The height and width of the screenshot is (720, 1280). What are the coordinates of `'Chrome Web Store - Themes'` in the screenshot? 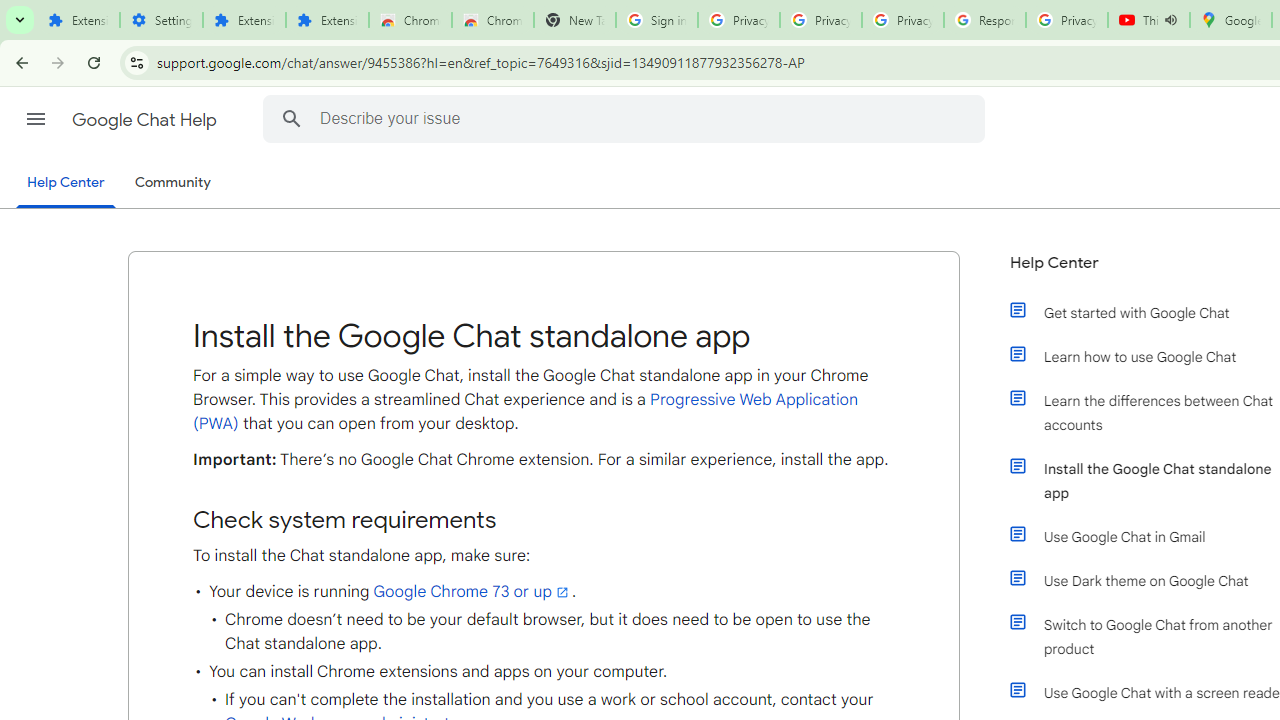 It's located at (492, 20).